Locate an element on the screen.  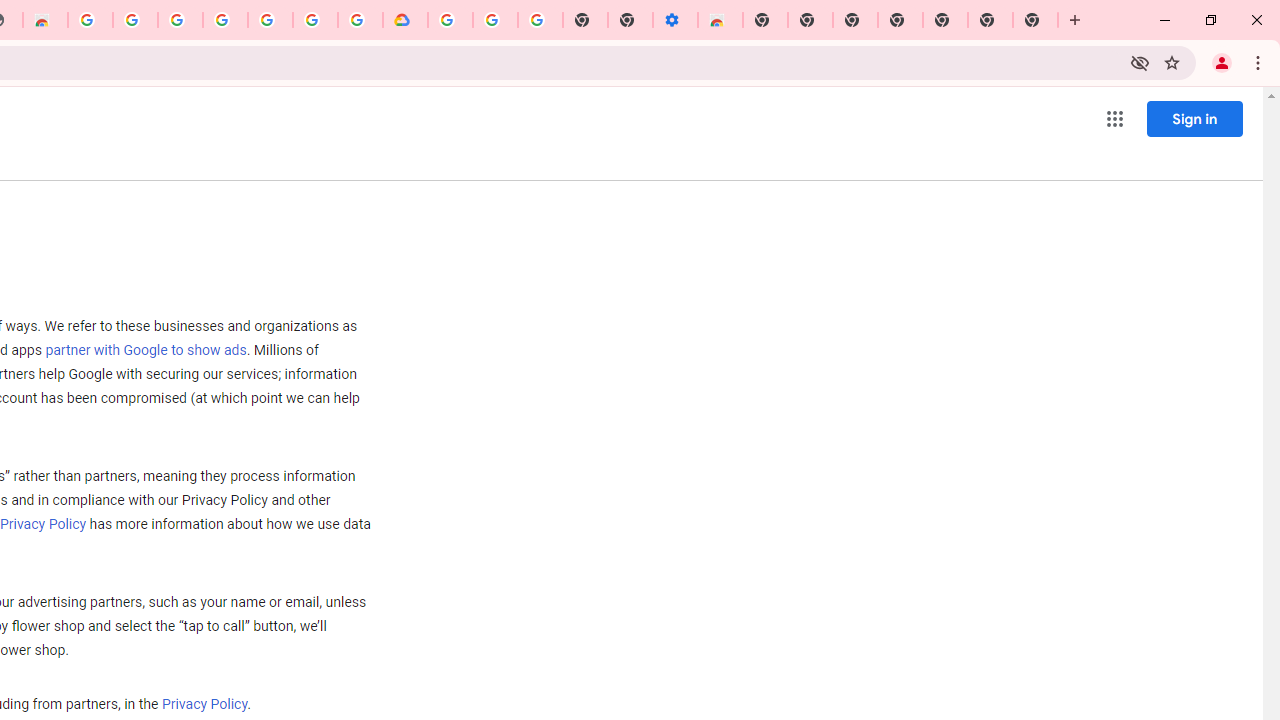
'Chrome Web Store - Accessibility extensions' is located at coordinates (720, 20).